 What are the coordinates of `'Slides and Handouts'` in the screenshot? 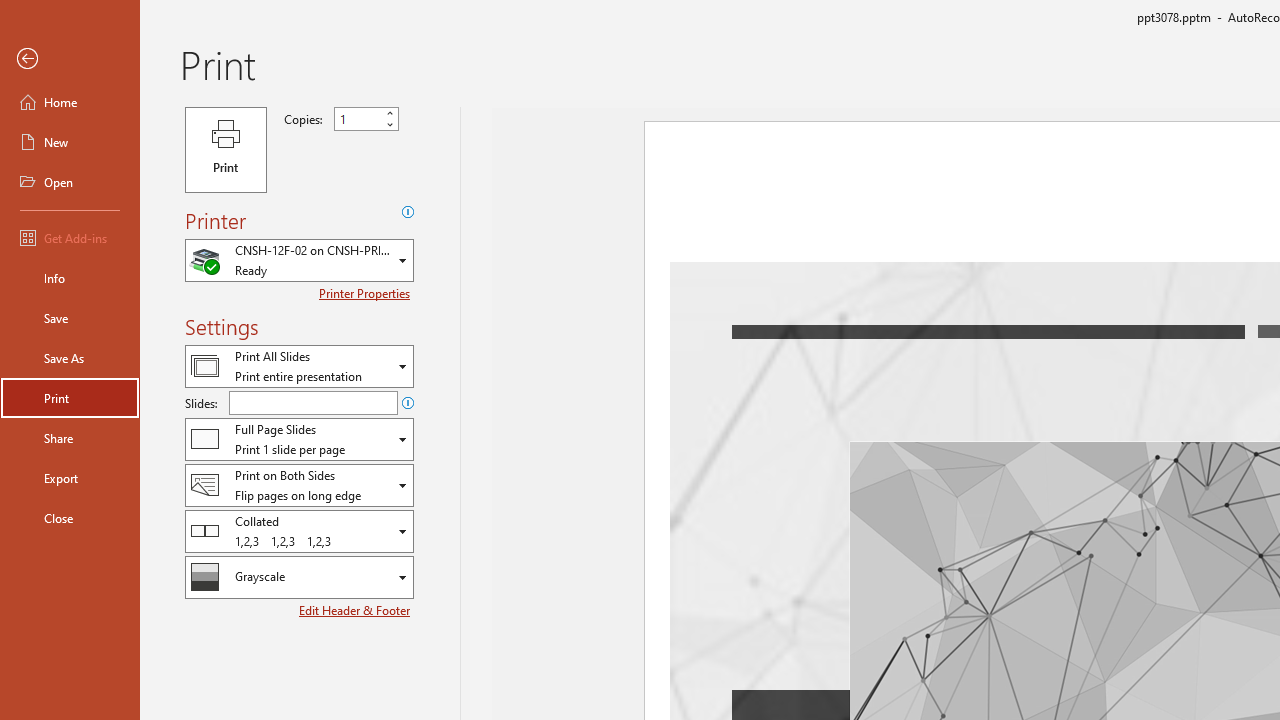 It's located at (298, 438).